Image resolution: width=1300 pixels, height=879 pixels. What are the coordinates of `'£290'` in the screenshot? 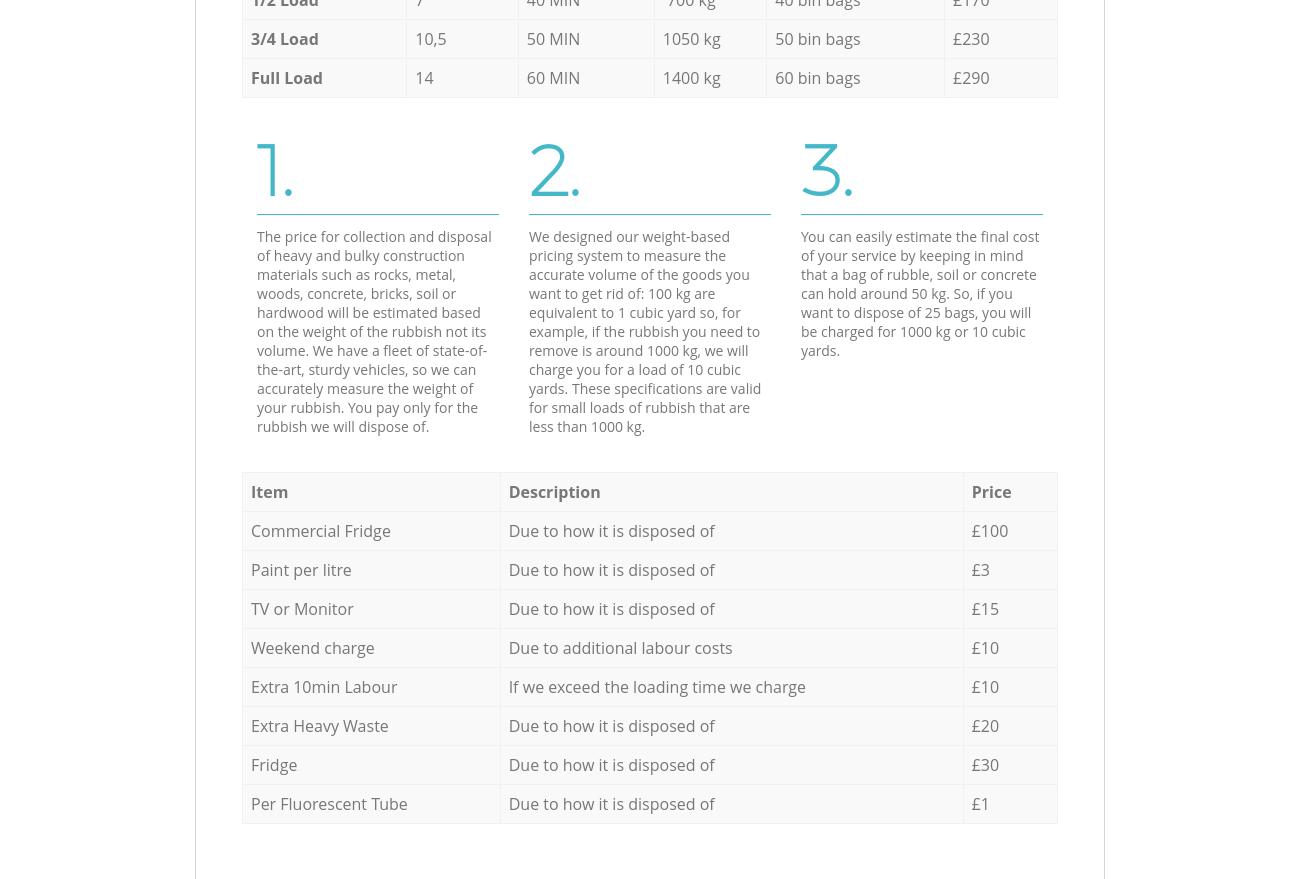 It's located at (970, 77).